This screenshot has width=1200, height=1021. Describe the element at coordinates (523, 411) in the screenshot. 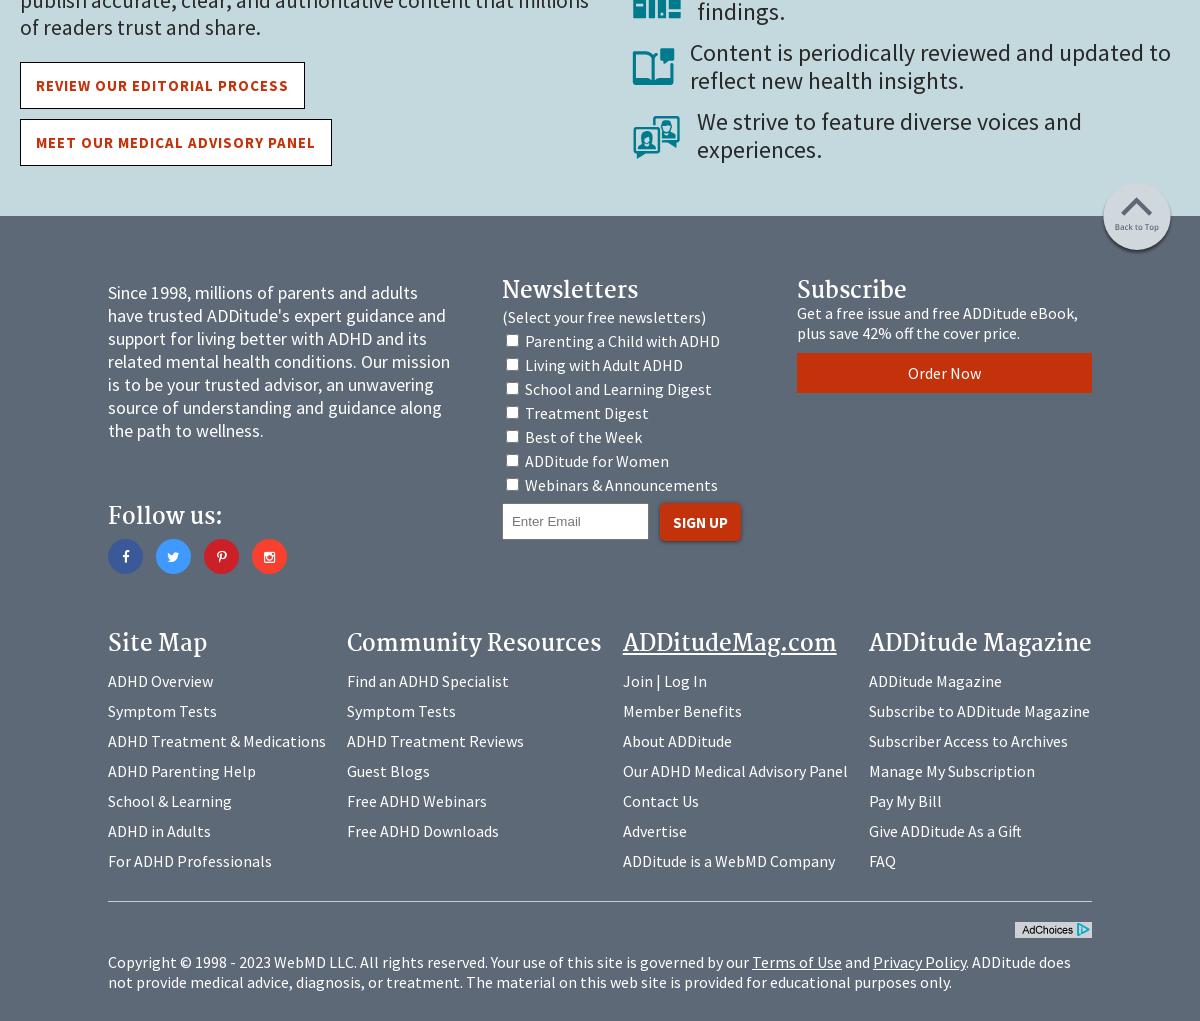

I see `'Treatment Digest'` at that location.